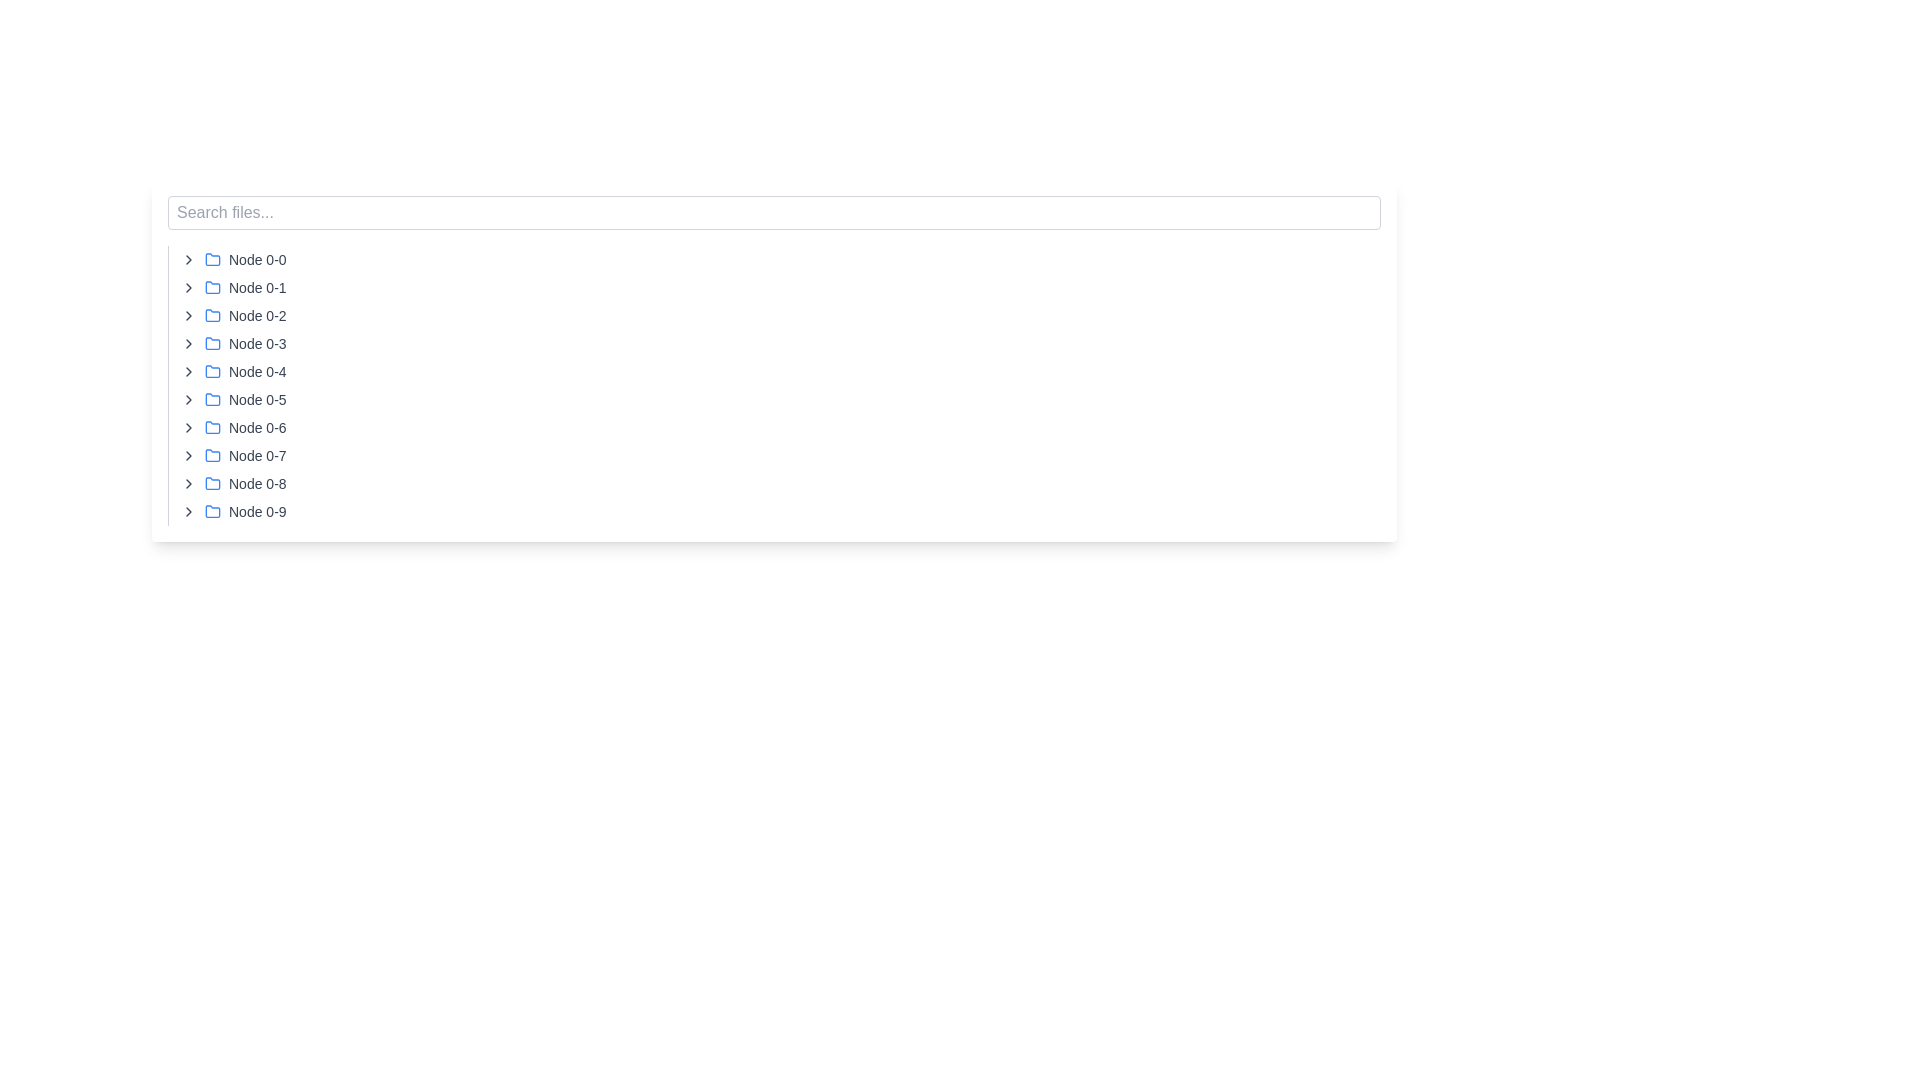 The image size is (1920, 1080). I want to click on the folder icon representing the list item 'Node 0-4', which is located to the left of the text label and to the right of the arrow icon, so click(212, 371).